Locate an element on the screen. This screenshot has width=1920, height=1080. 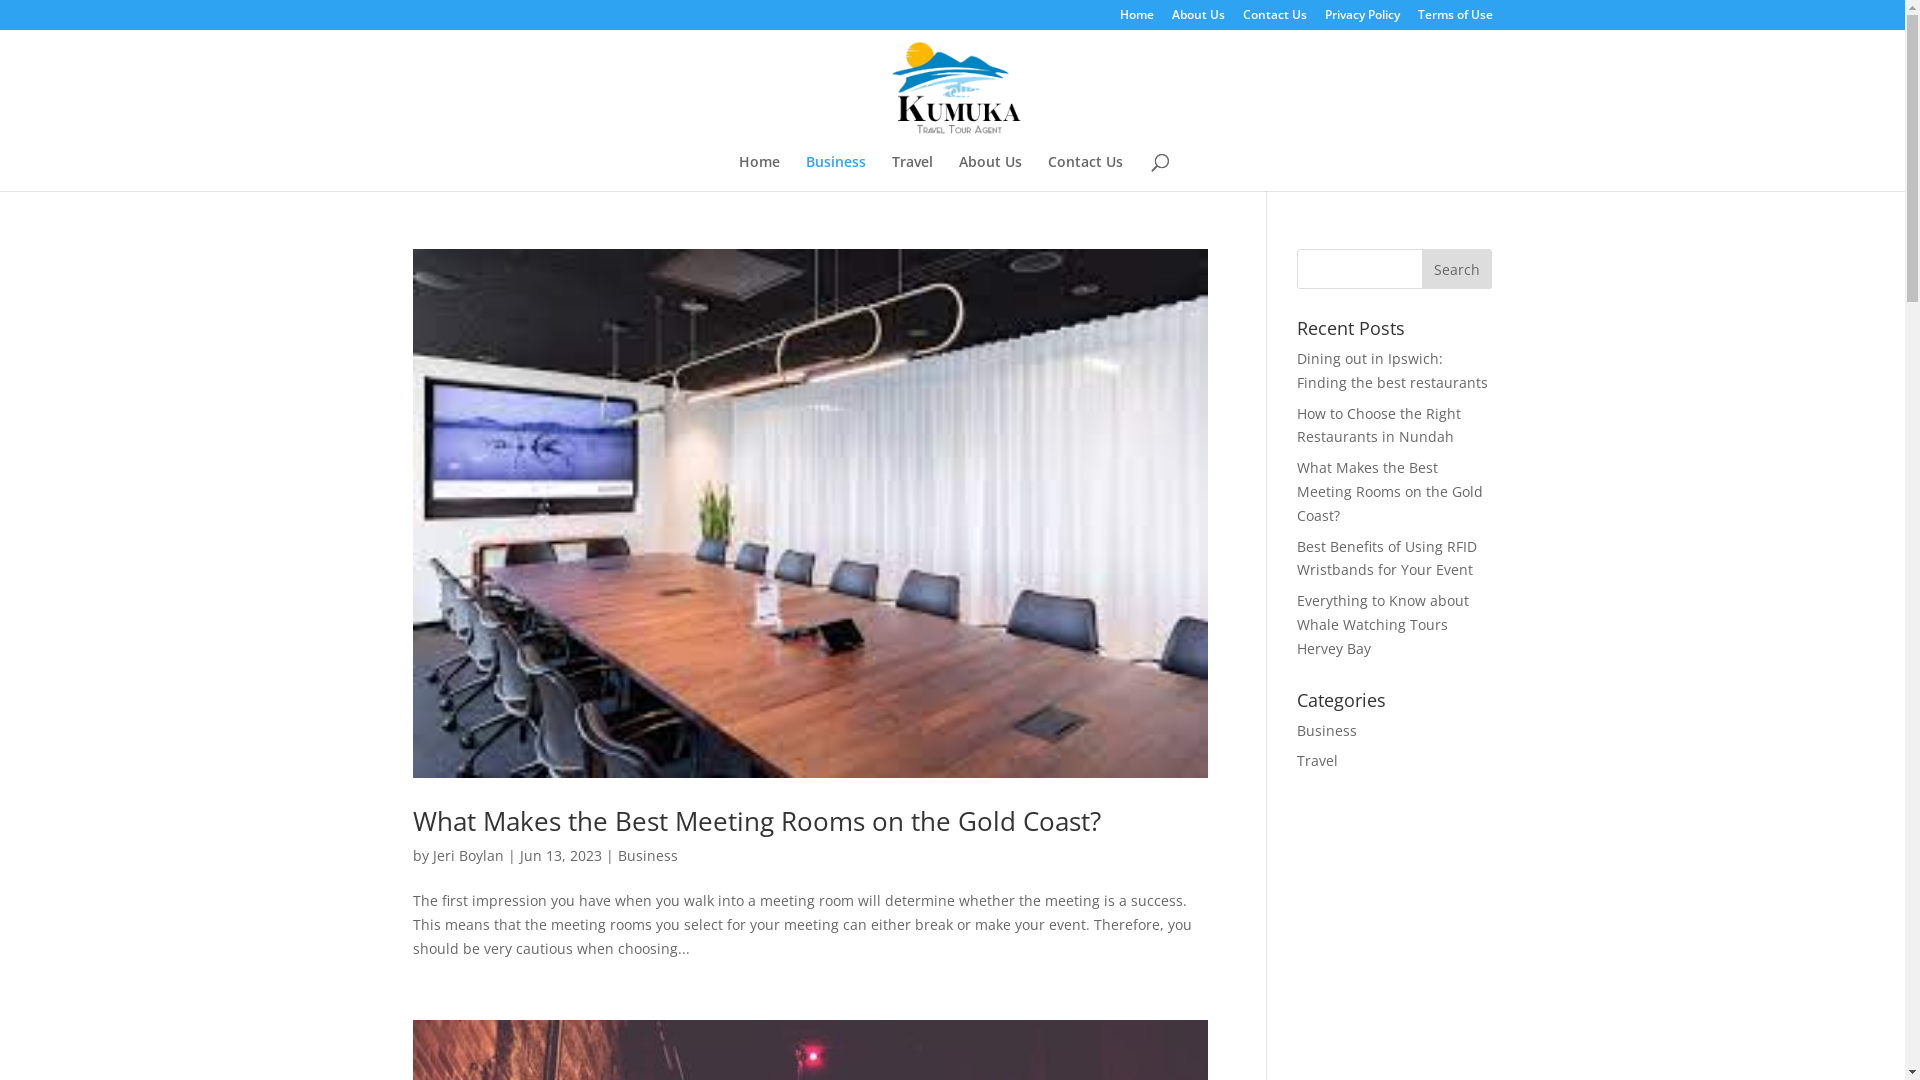
'How to Choose the Right Restaurants in Nundah' is located at coordinates (1377, 424).